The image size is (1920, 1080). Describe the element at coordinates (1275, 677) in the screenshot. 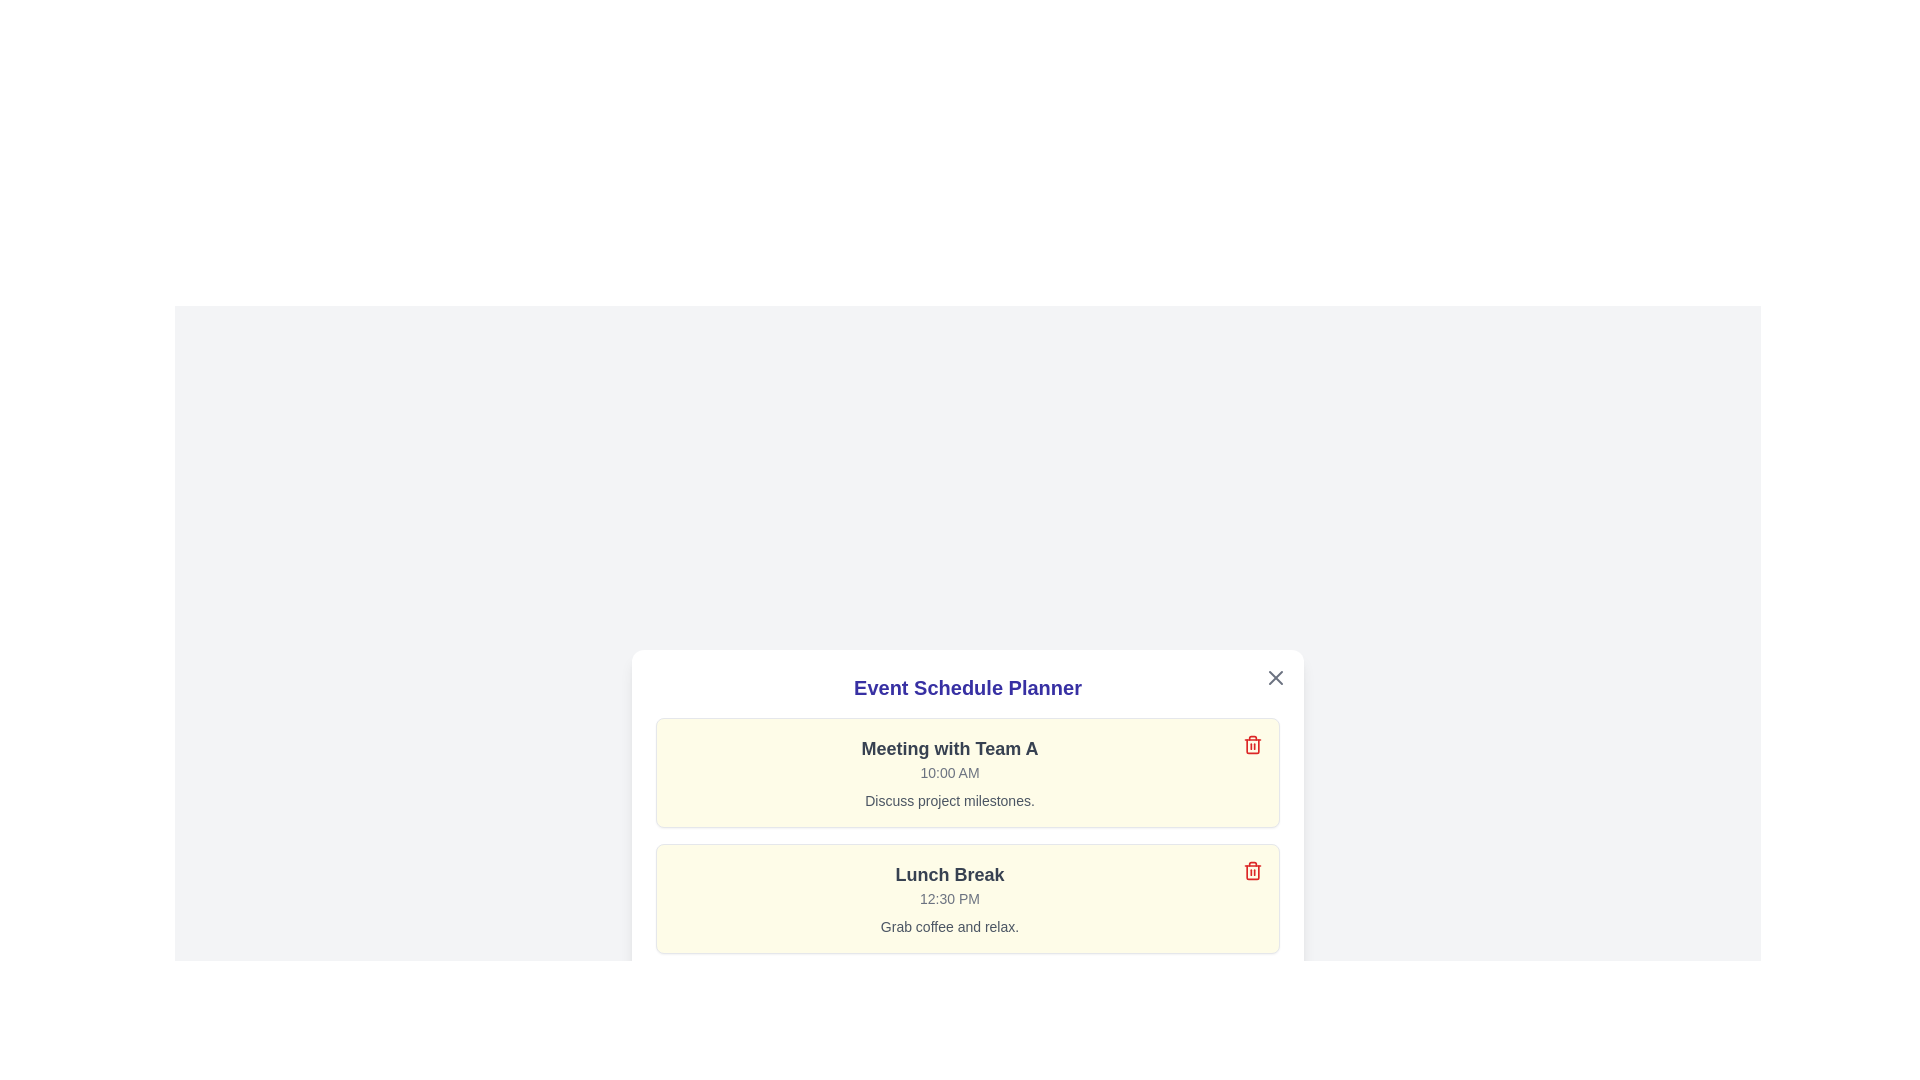

I see `the dismissive button represented by a gray cross icon at the top-right corner of the 'Event Schedule Planner' interface` at that location.